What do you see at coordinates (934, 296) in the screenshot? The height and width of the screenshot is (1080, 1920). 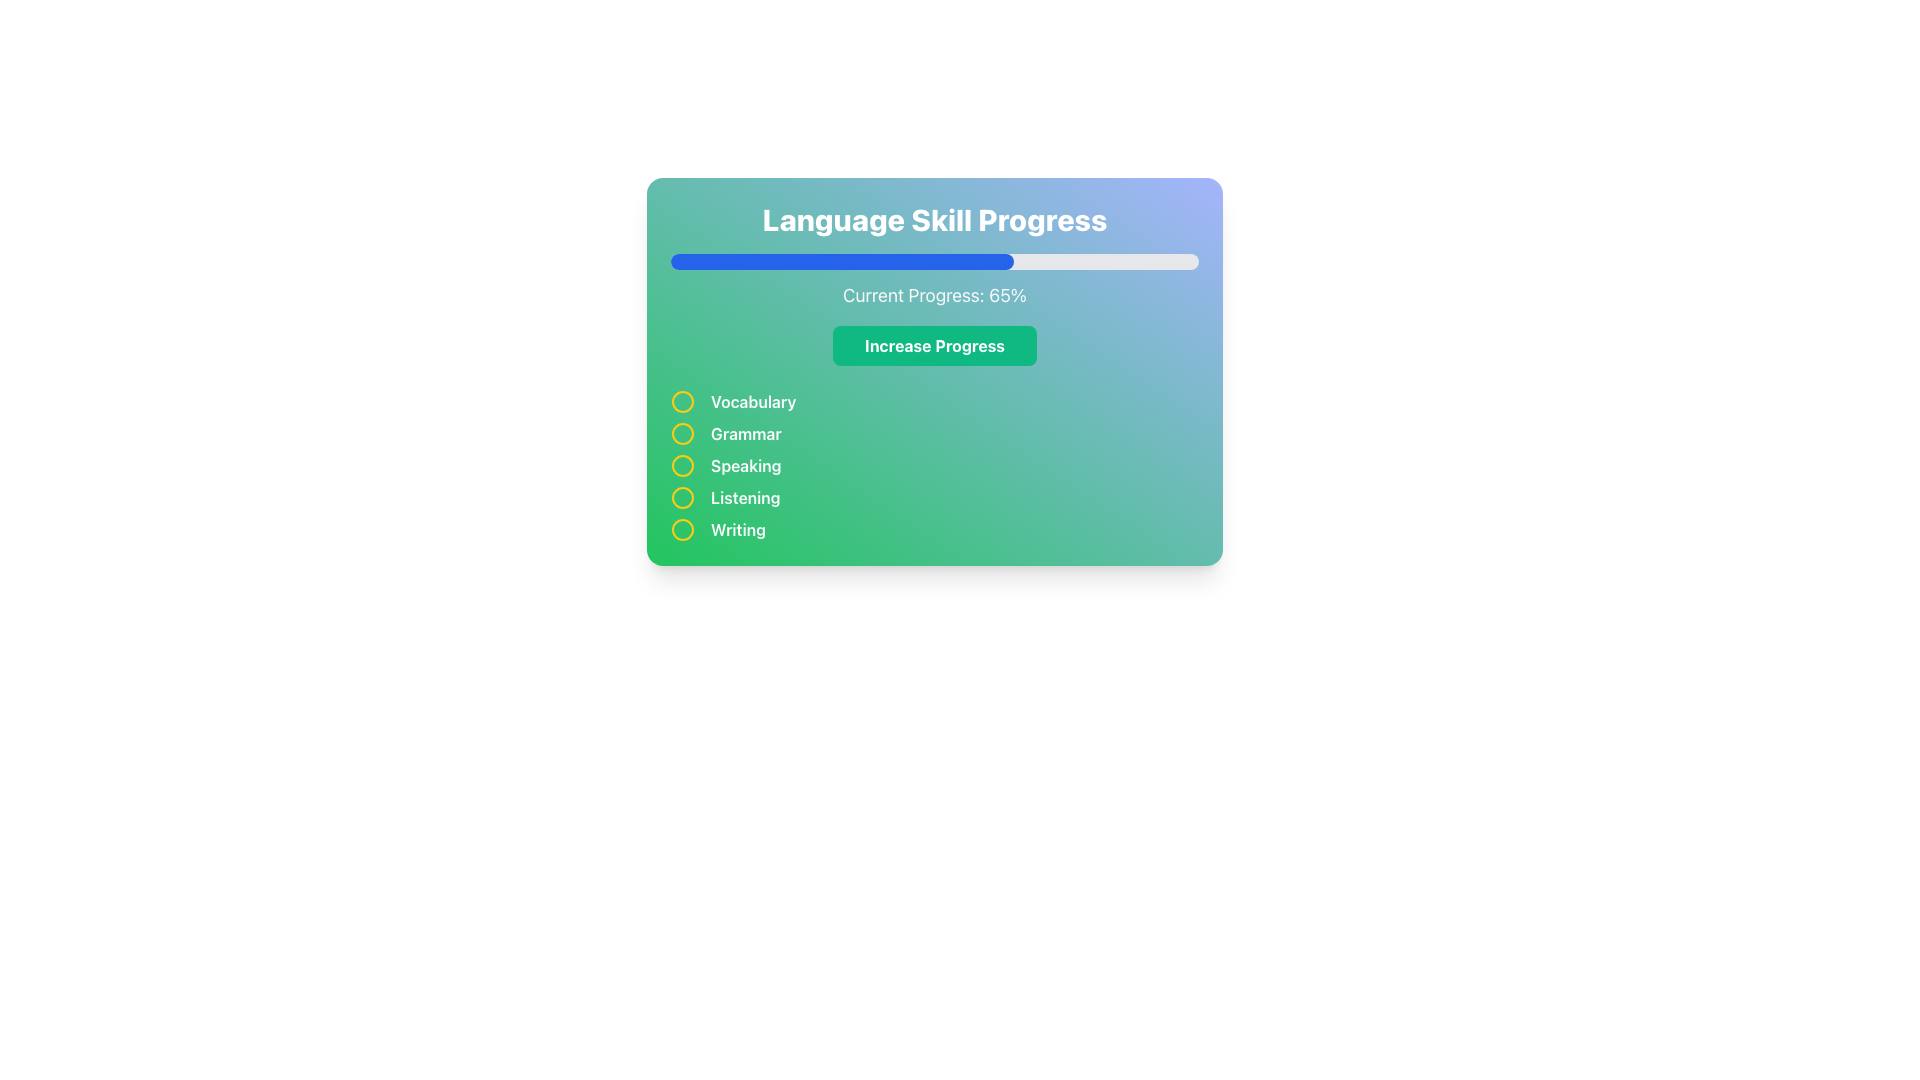 I see `the text label displaying 'Current Progress: 65%' which is located under the title 'Language Skill Progress' and above the 'Increase Progress' button` at bounding box center [934, 296].